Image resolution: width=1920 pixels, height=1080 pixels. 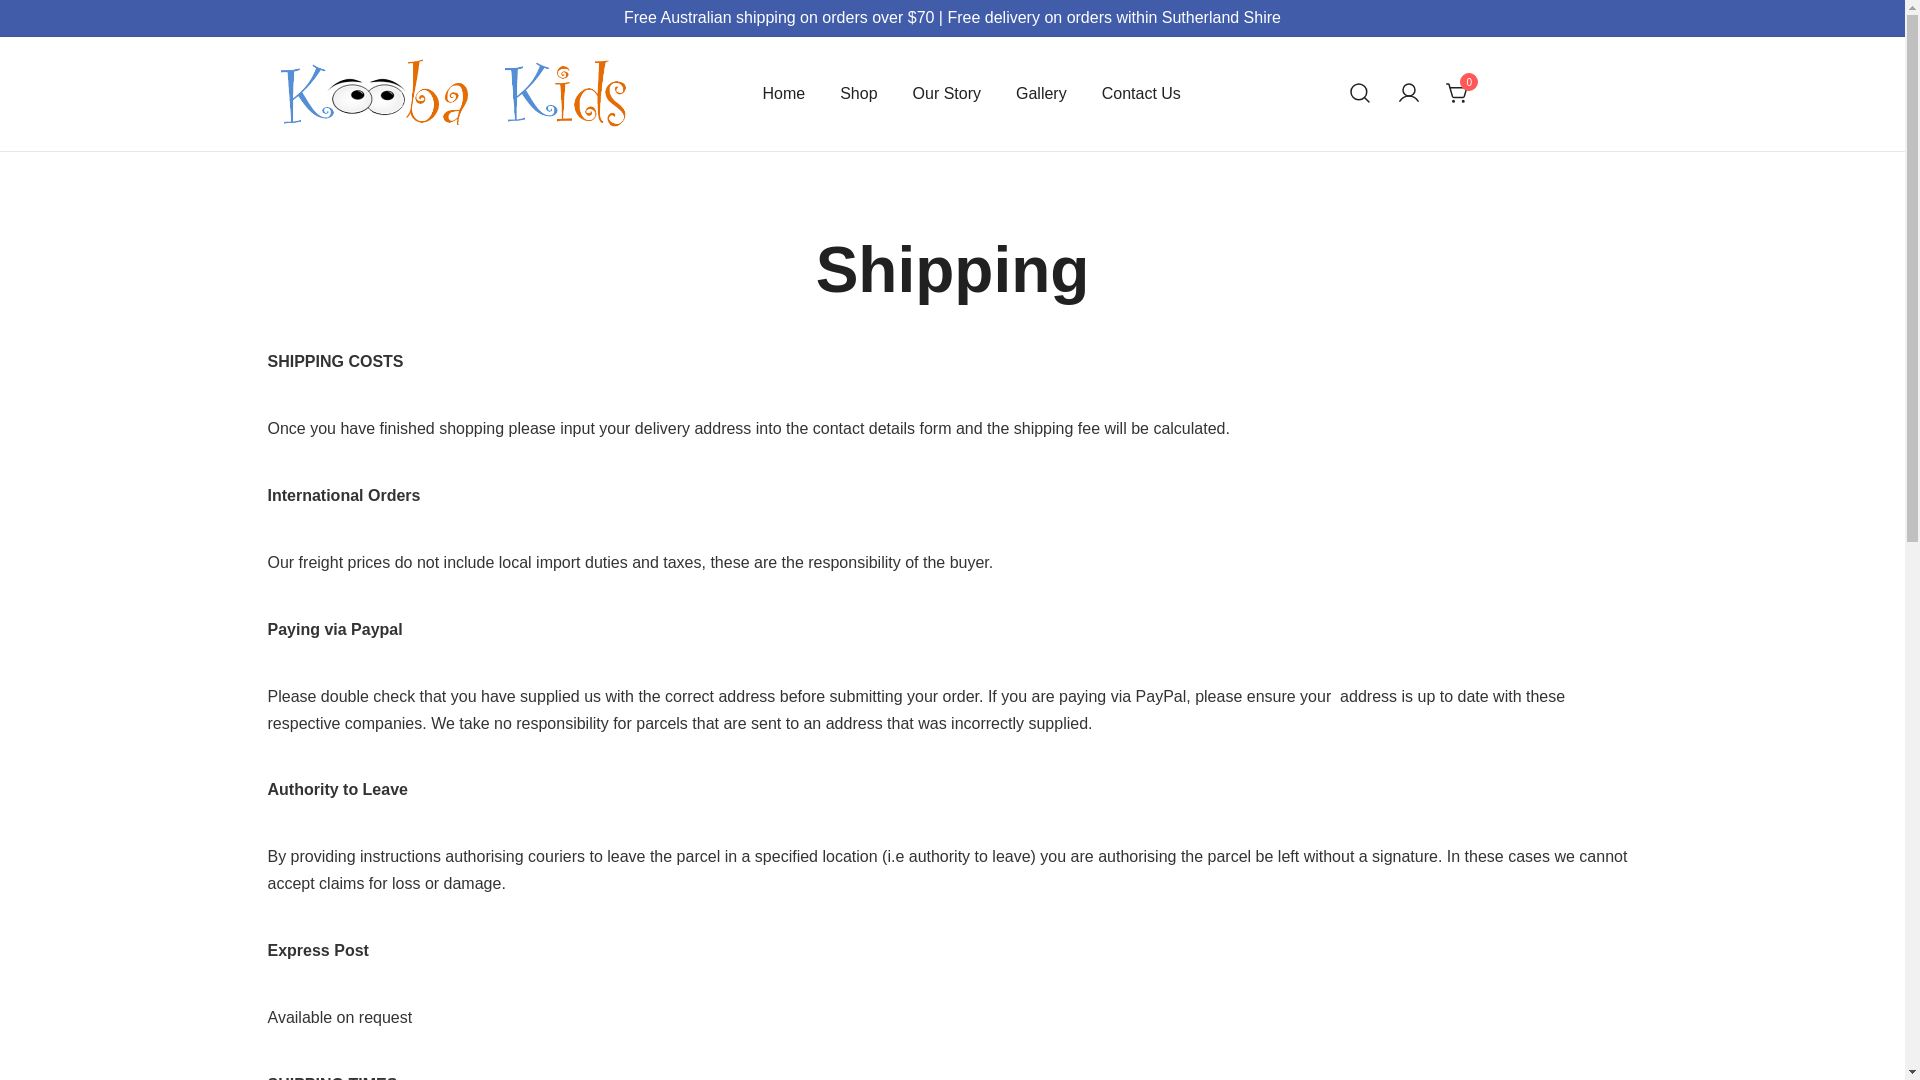 What do you see at coordinates (1408, 94) in the screenshot?
I see `'Your account'` at bounding box center [1408, 94].